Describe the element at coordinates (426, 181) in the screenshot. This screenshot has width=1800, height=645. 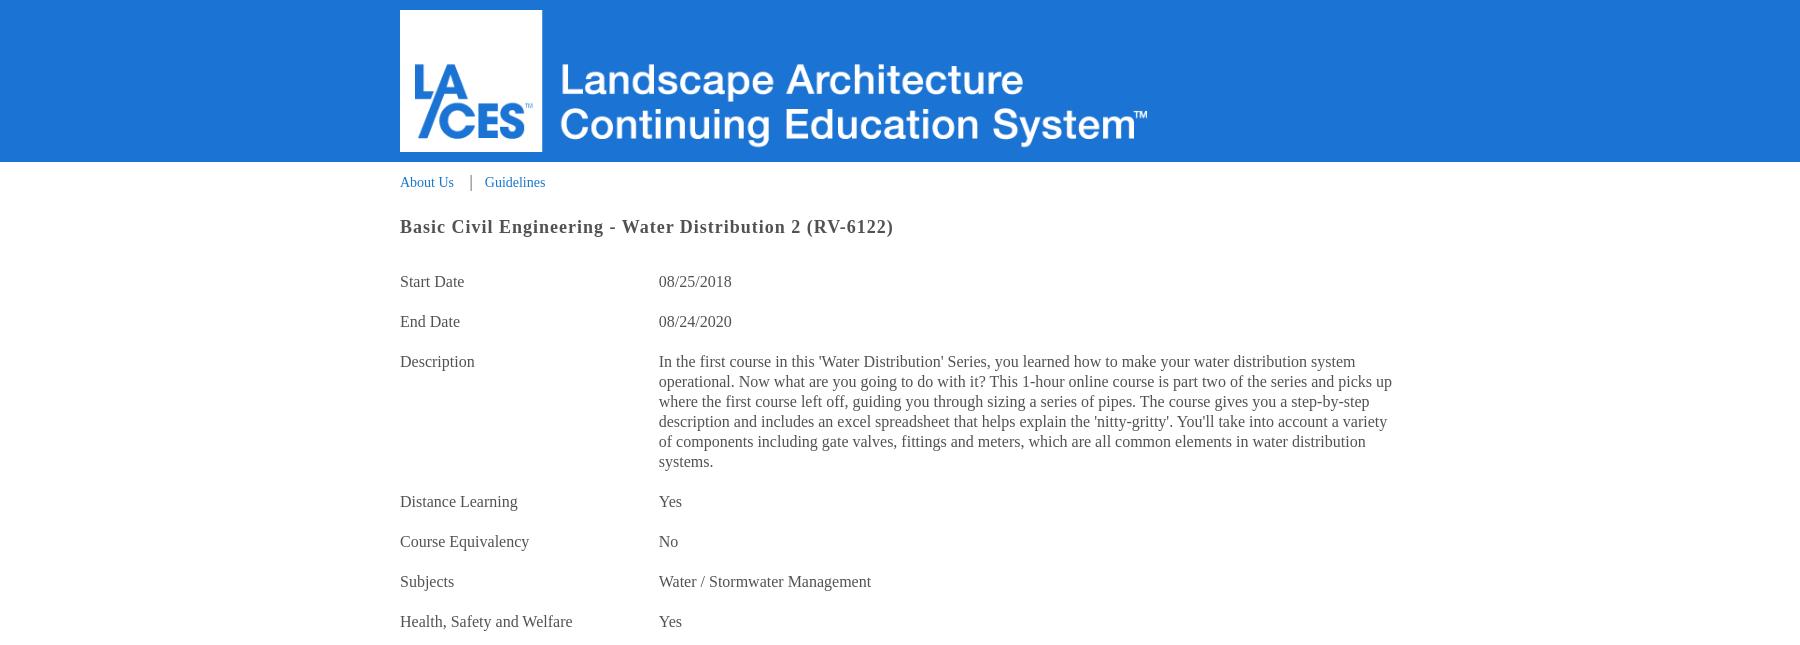
I see `'About Us'` at that location.